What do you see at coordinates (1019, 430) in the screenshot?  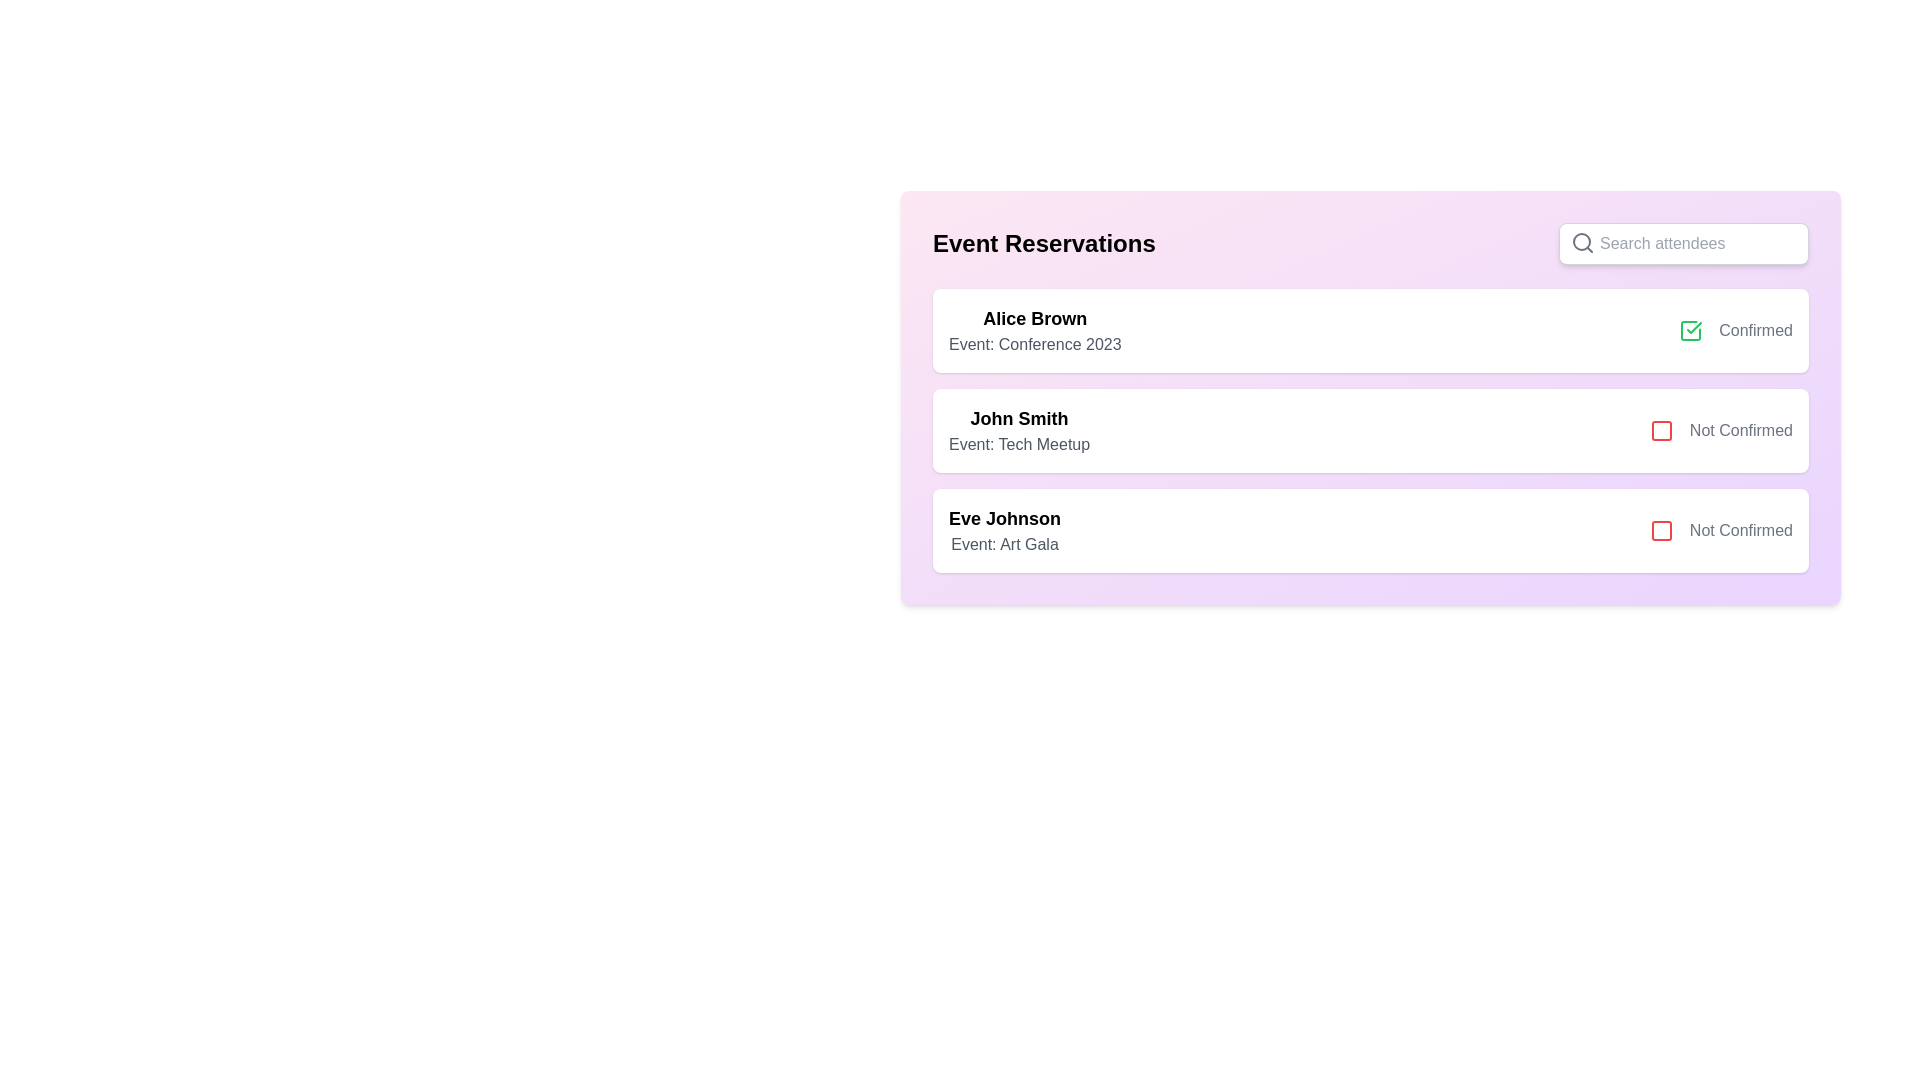 I see `the Text display component showing 'John Smith' for the 'Tech Meetup' event, located in the second card of the 'Event Reservations' section` at bounding box center [1019, 430].